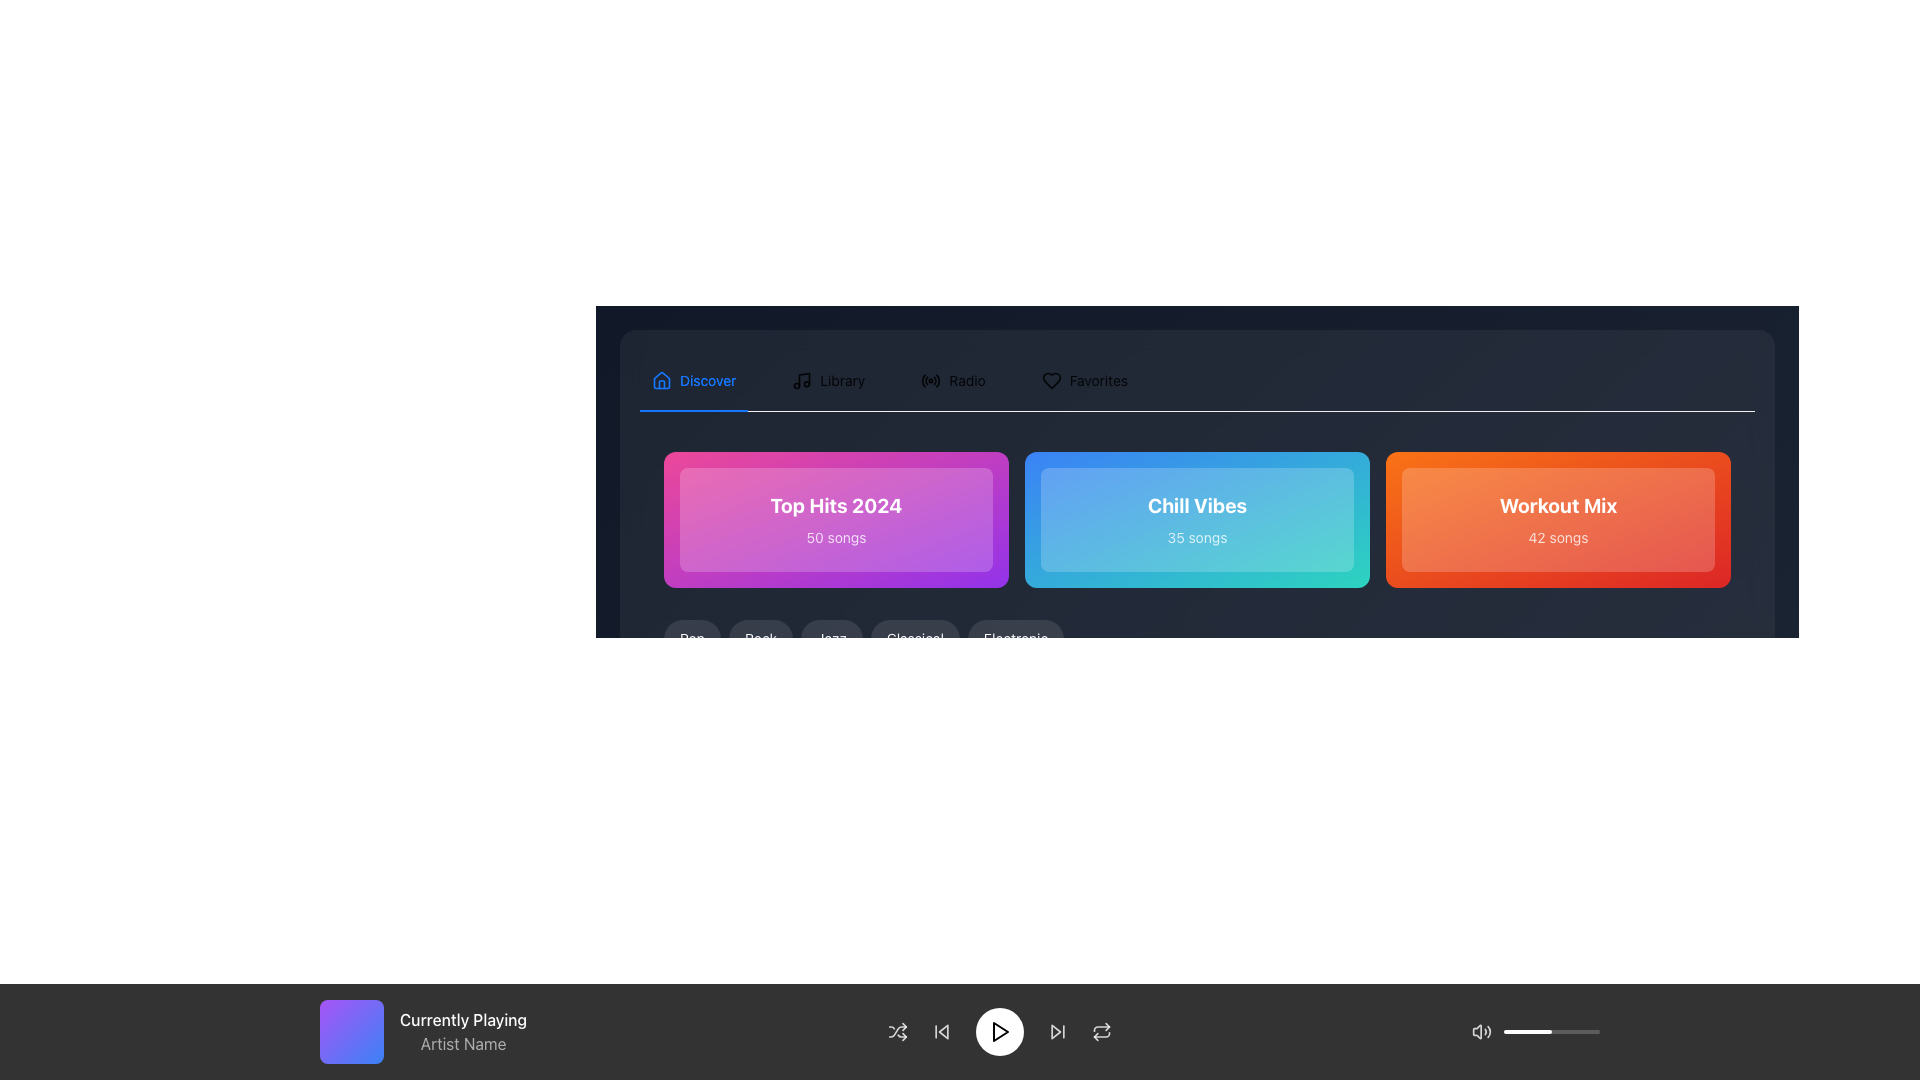 Image resolution: width=1920 pixels, height=1080 pixels. Describe the element at coordinates (1557, 504) in the screenshot. I see `the static text label displaying 'Workout Mix' in bold, white font against an orange-red gradient background, located in the right-most card of three cards` at that location.